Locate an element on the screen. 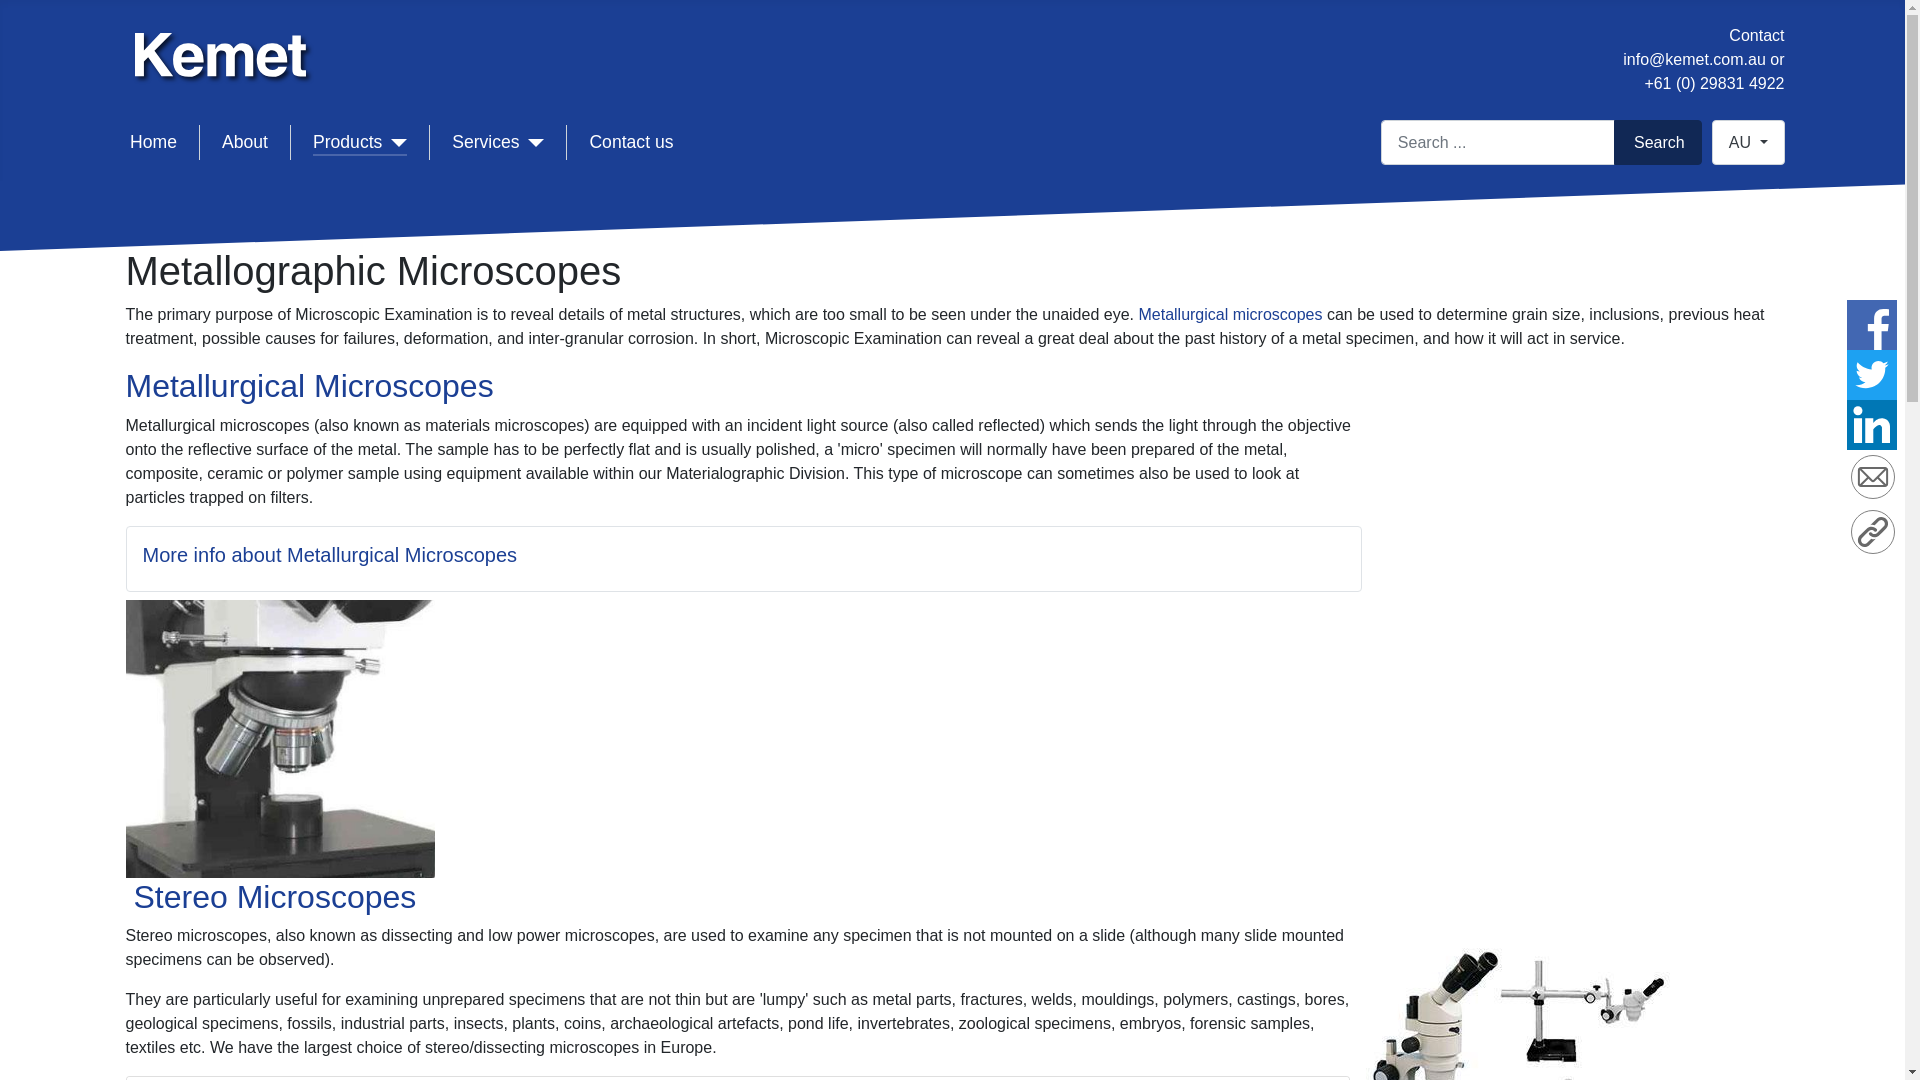 The height and width of the screenshot is (1080, 1920). 'Contact' is located at coordinates (1755, 35).